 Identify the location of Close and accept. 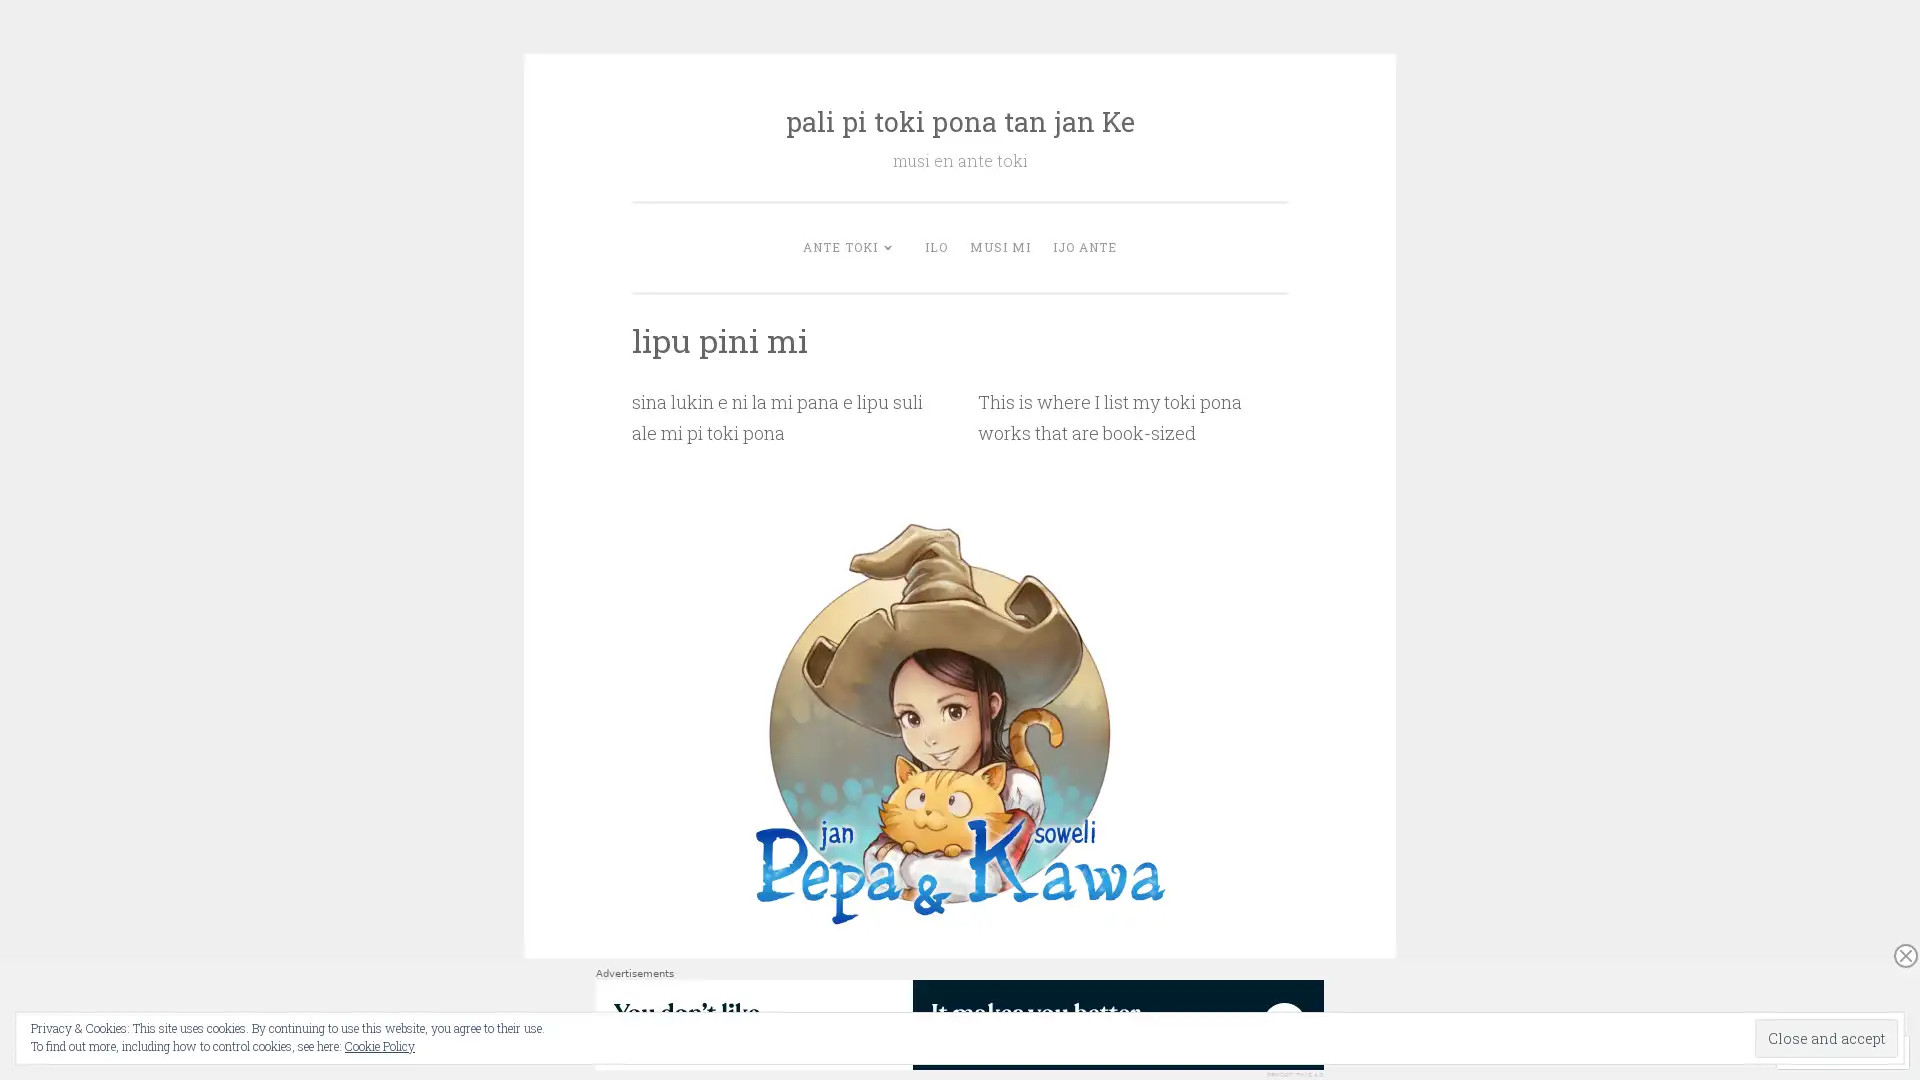
(1826, 1037).